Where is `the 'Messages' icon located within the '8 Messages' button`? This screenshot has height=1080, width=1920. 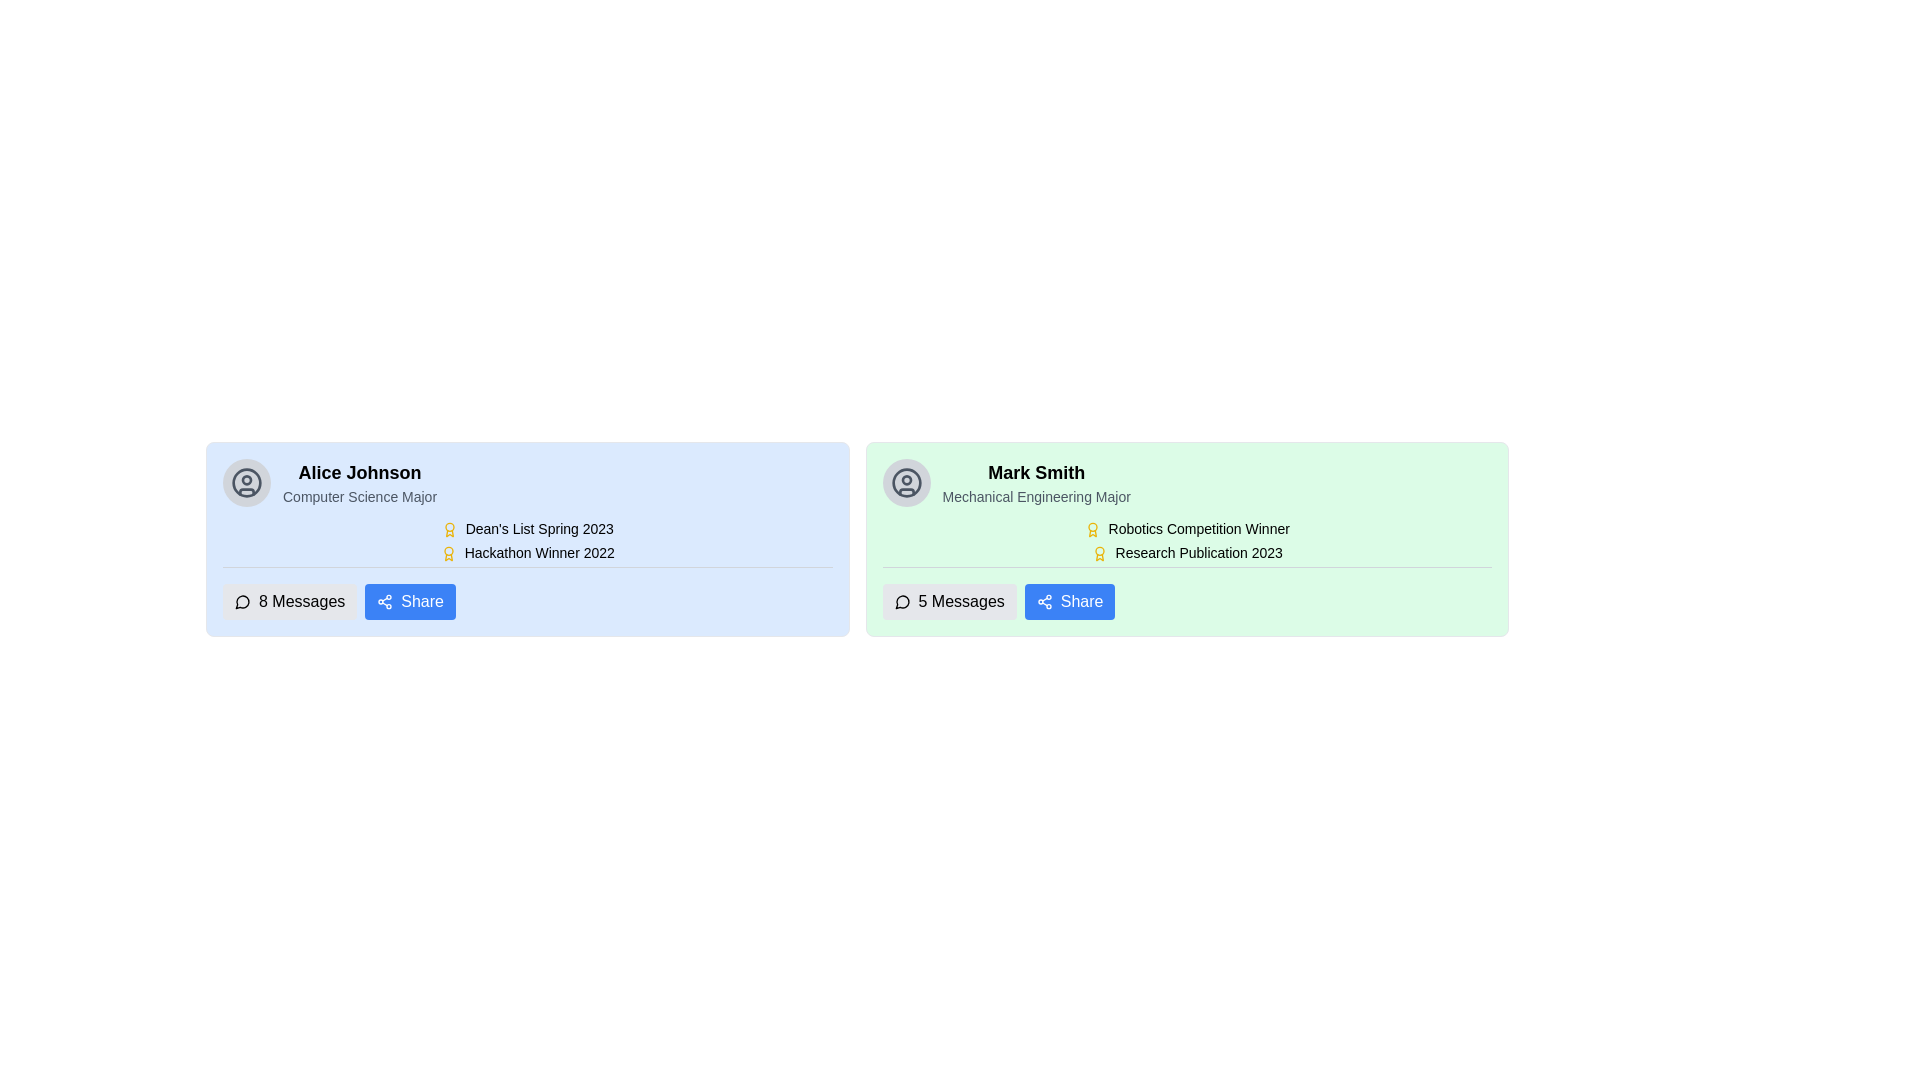
the 'Messages' icon located within the '8 Messages' button is located at coordinates (241, 601).